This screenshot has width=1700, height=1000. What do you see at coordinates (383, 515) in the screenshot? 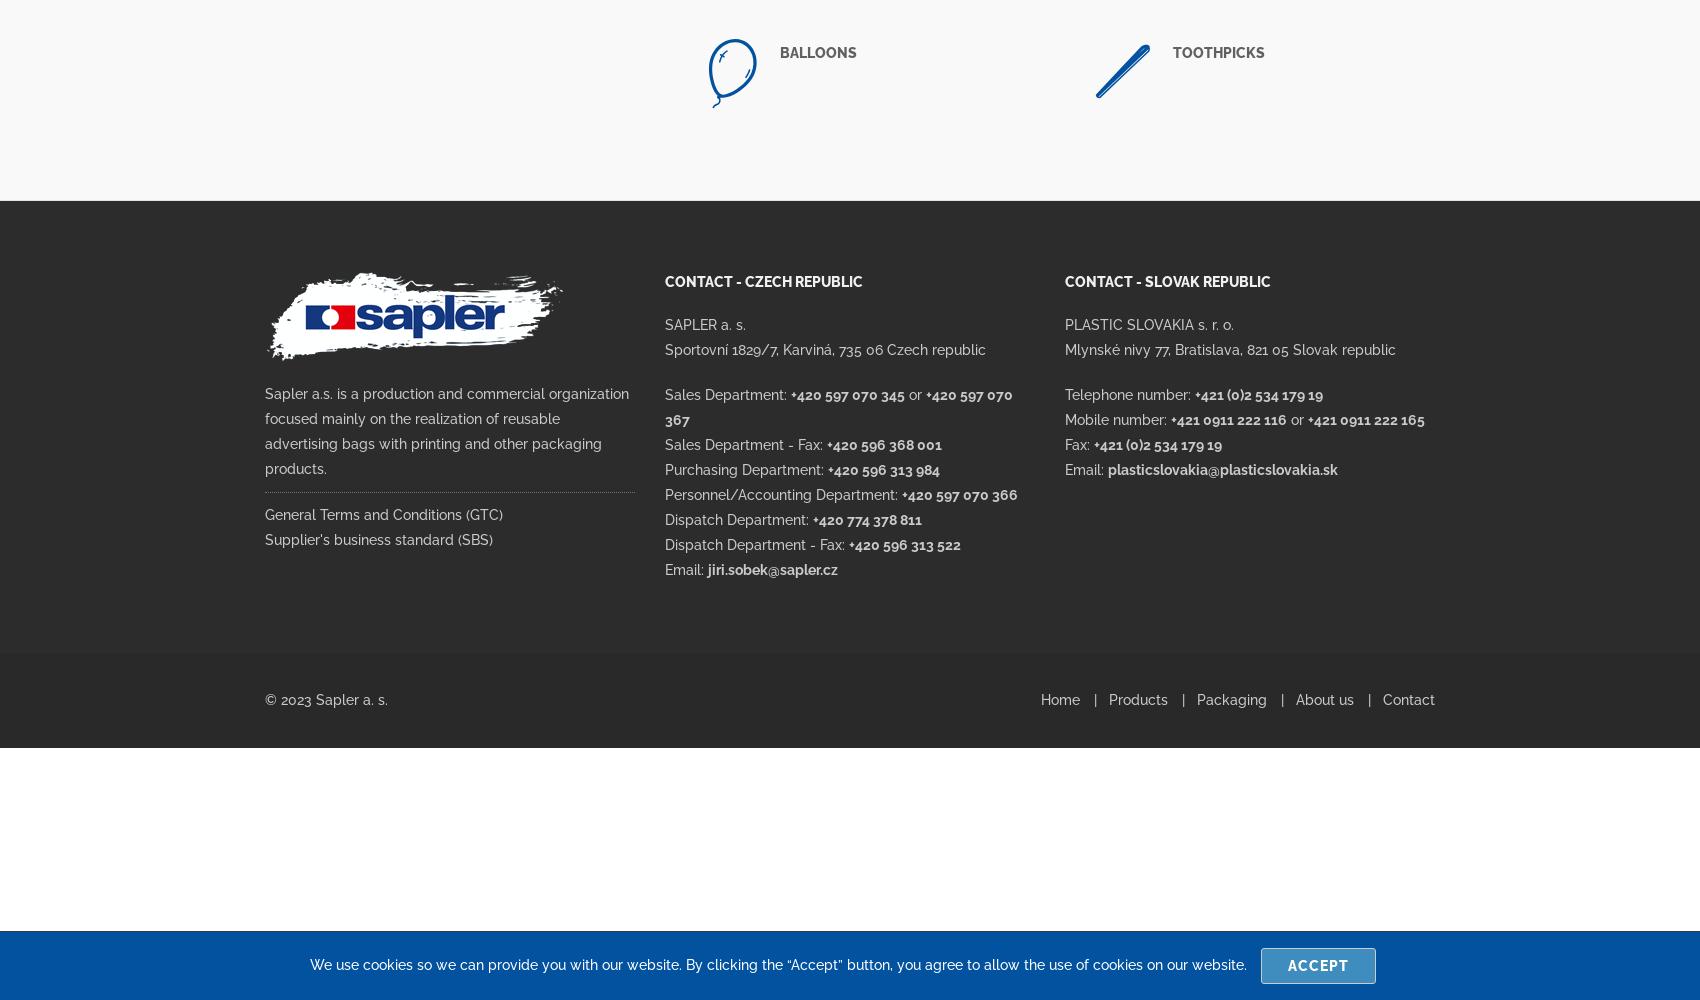
I see `'General Terms and Conditions (GTC)'` at bounding box center [383, 515].